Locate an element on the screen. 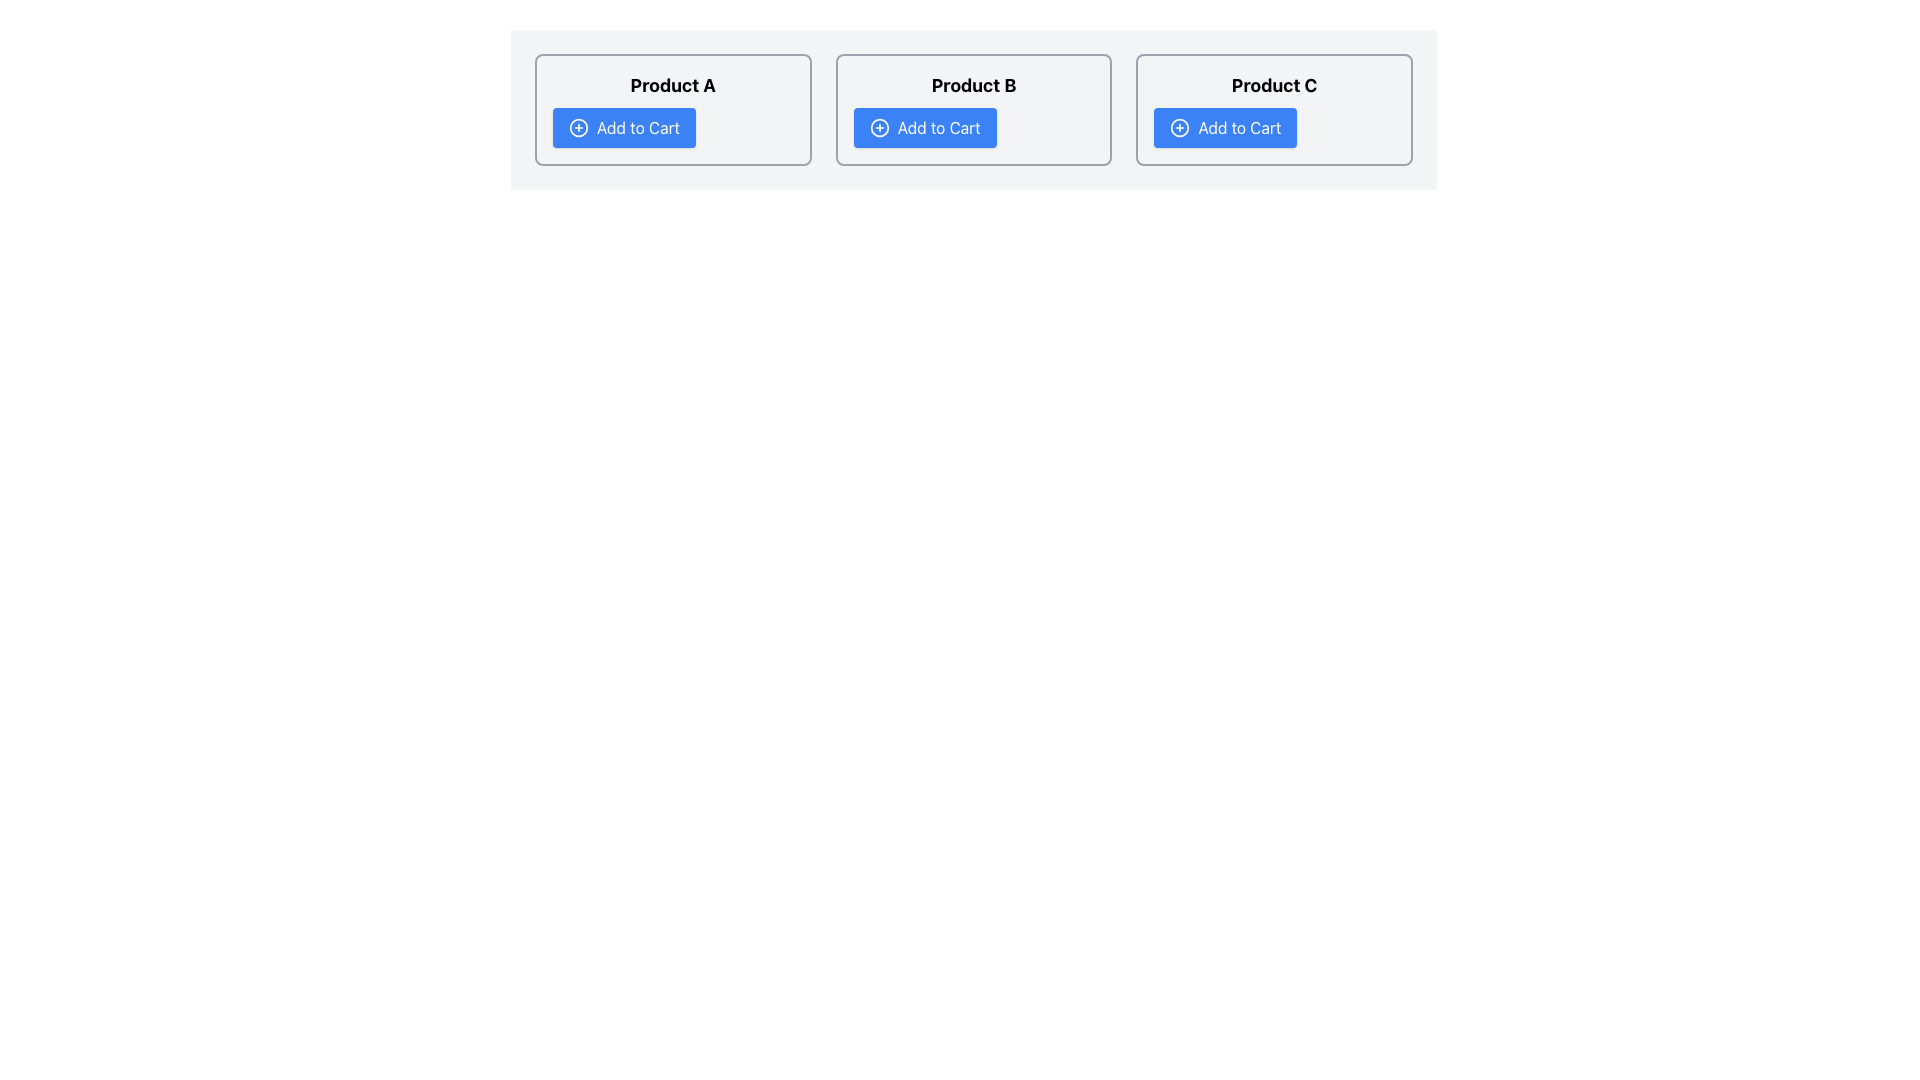  the circular icon component of the 'Add to Cart' button for Product B, which indicates the action of adding a product to the cart is located at coordinates (879, 127).